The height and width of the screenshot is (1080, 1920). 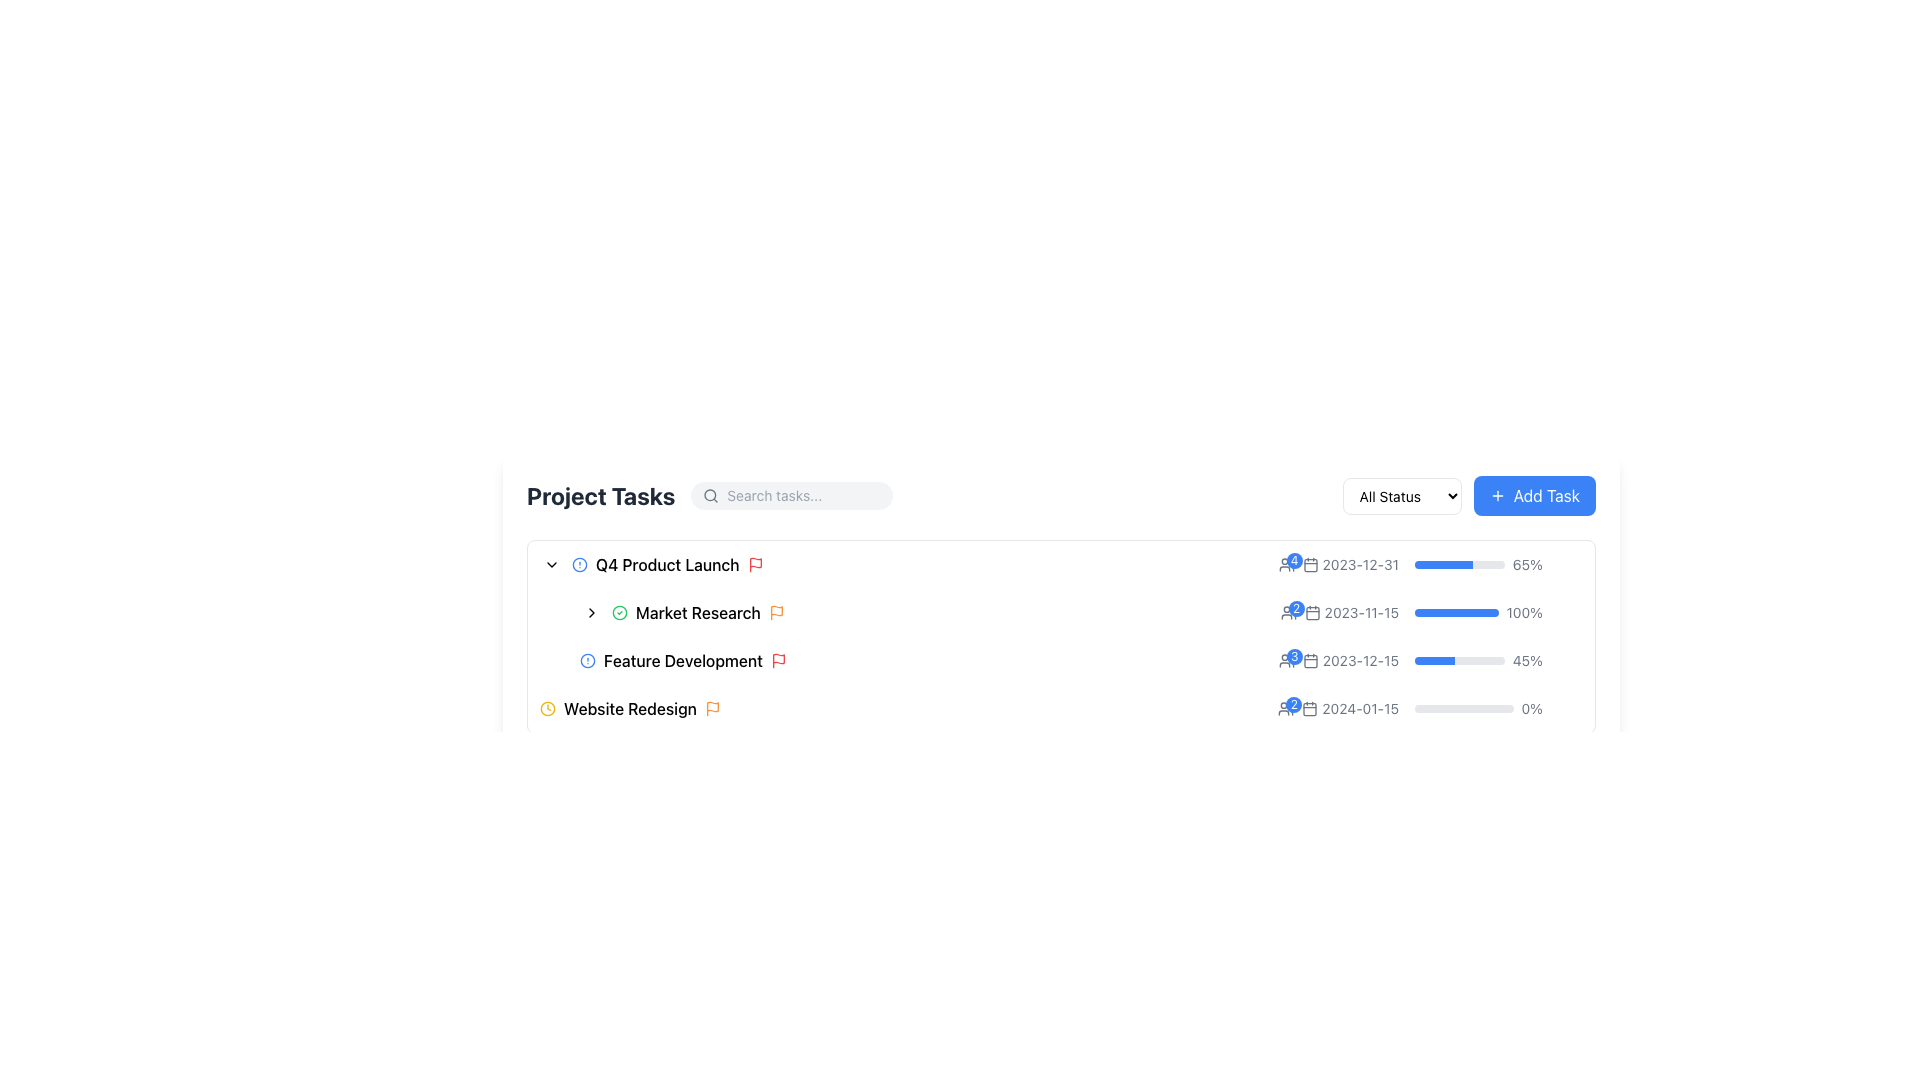 I want to click on the 'Website Redesign' task row, which is the fourth item, so click(x=908, y=708).